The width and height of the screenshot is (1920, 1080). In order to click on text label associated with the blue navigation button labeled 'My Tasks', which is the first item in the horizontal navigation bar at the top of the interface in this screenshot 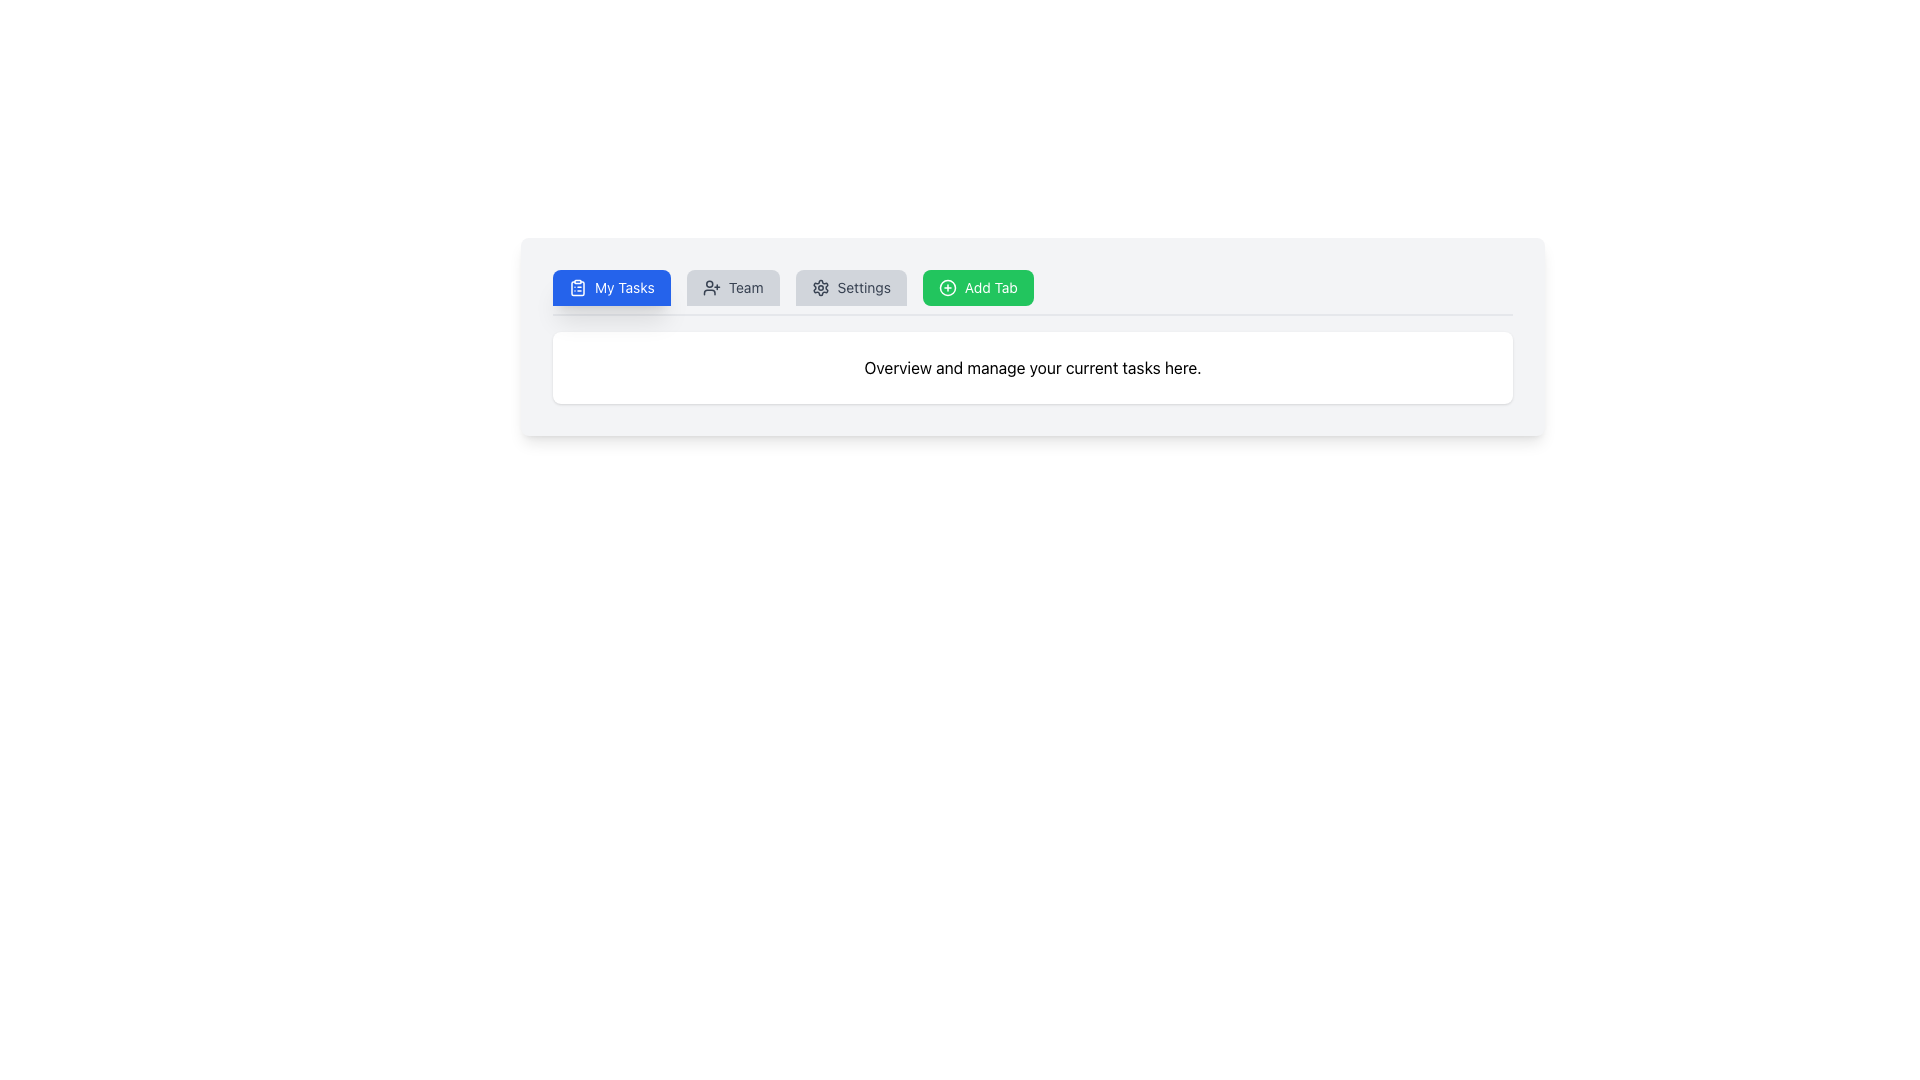, I will do `click(623, 288)`.